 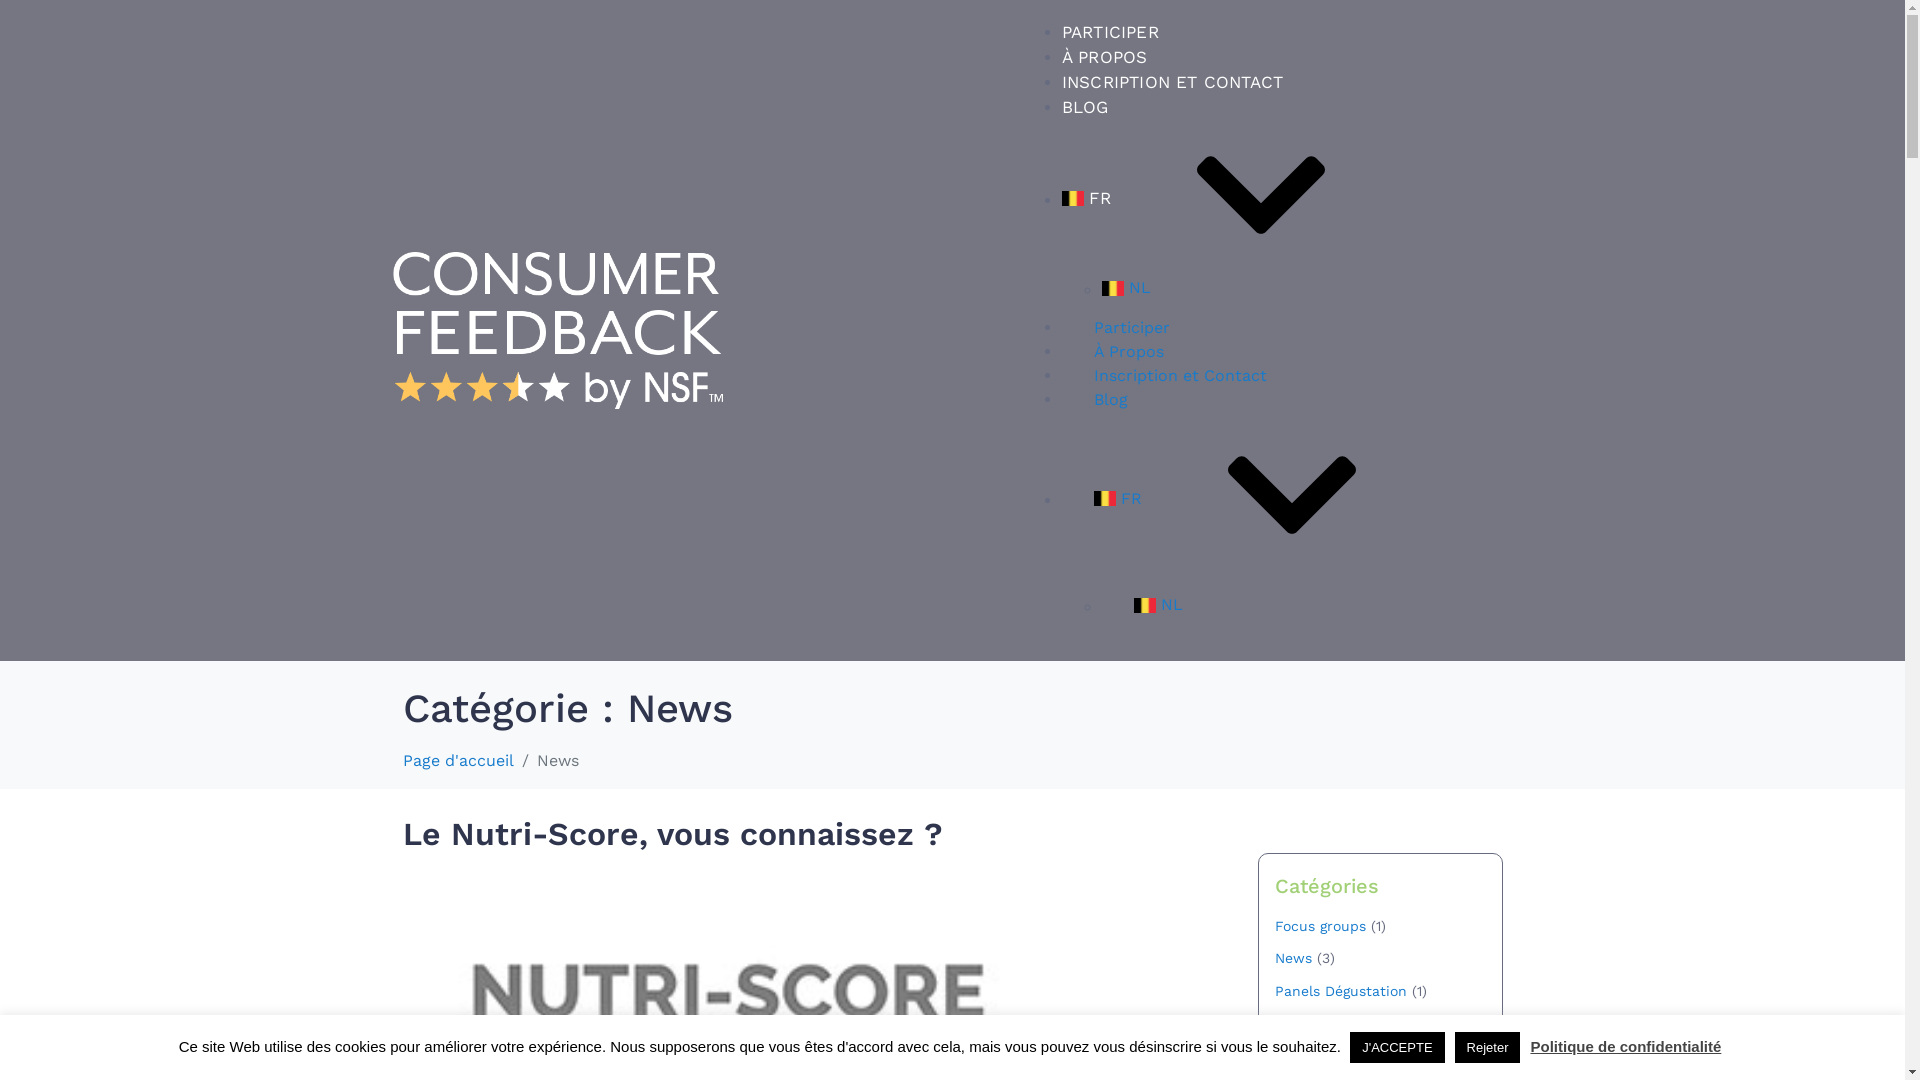 I want to click on 'INSCRIPTION ET CONTACT', so click(x=1060, y=80).